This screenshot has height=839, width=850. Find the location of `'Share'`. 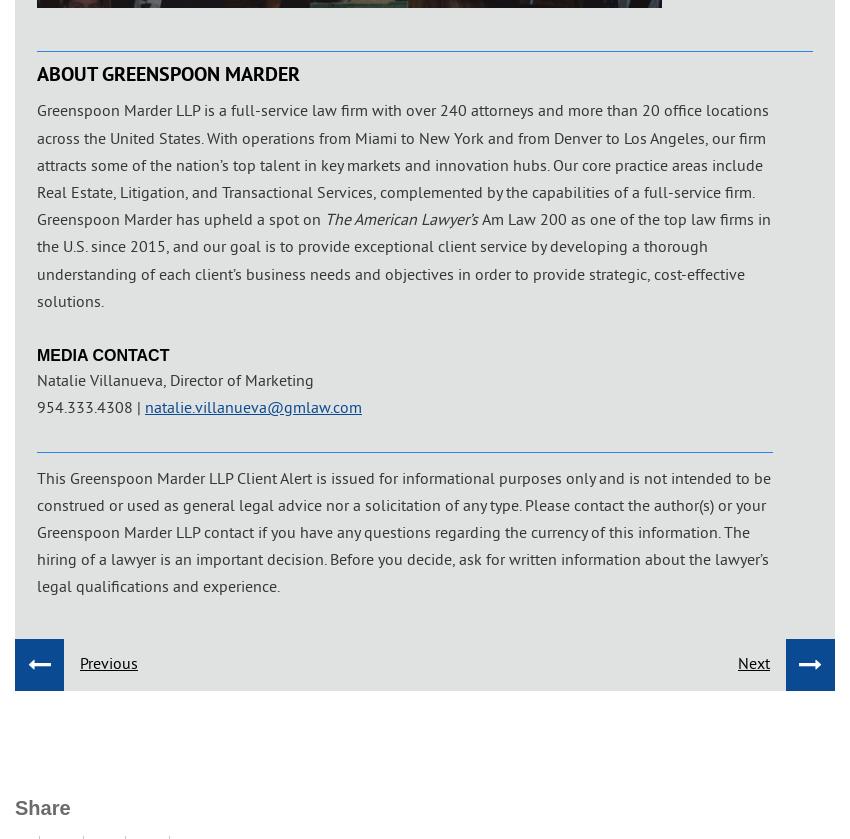

'Share' is located at coordinates (41, 806).